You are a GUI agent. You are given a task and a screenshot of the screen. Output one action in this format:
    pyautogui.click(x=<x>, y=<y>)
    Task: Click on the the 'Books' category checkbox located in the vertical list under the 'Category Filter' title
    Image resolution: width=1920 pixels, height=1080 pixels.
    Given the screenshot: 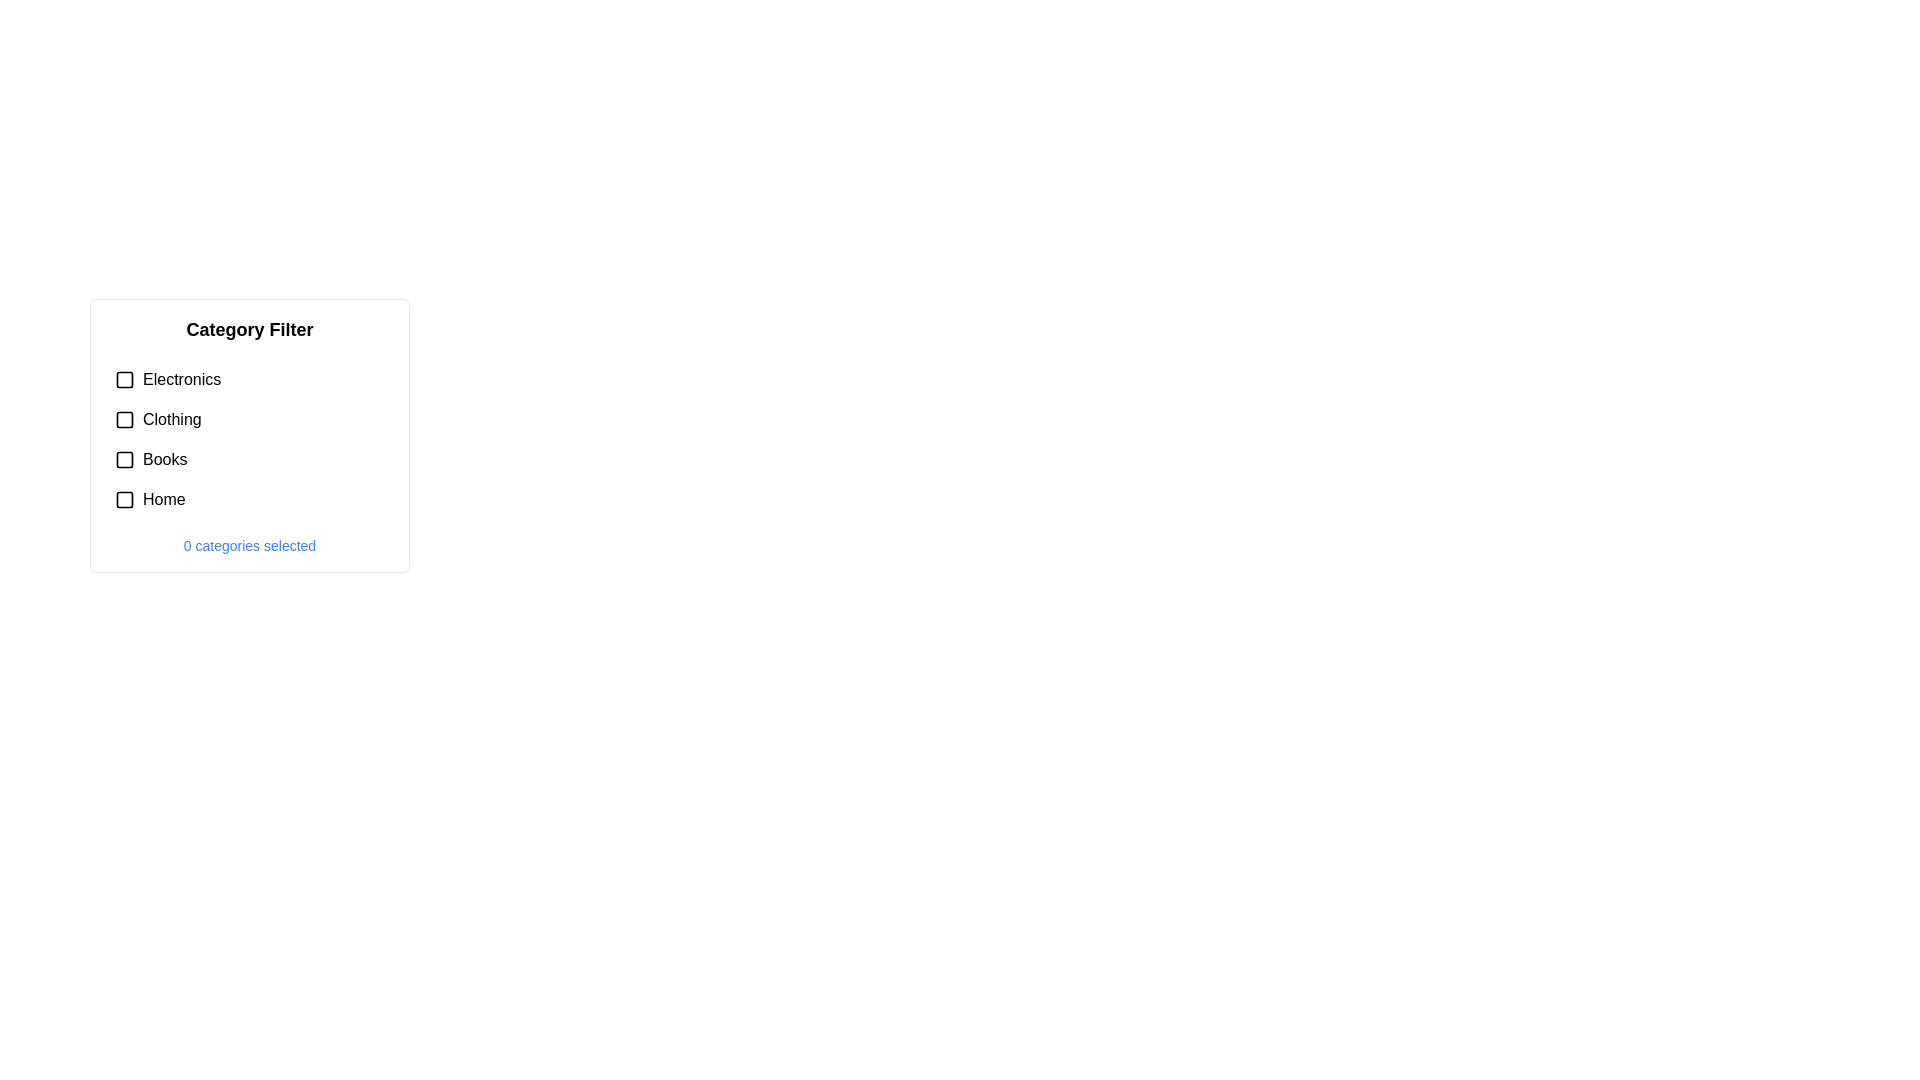 What is the action you would take?
    pyautogui.click(x=248, y=459)
    